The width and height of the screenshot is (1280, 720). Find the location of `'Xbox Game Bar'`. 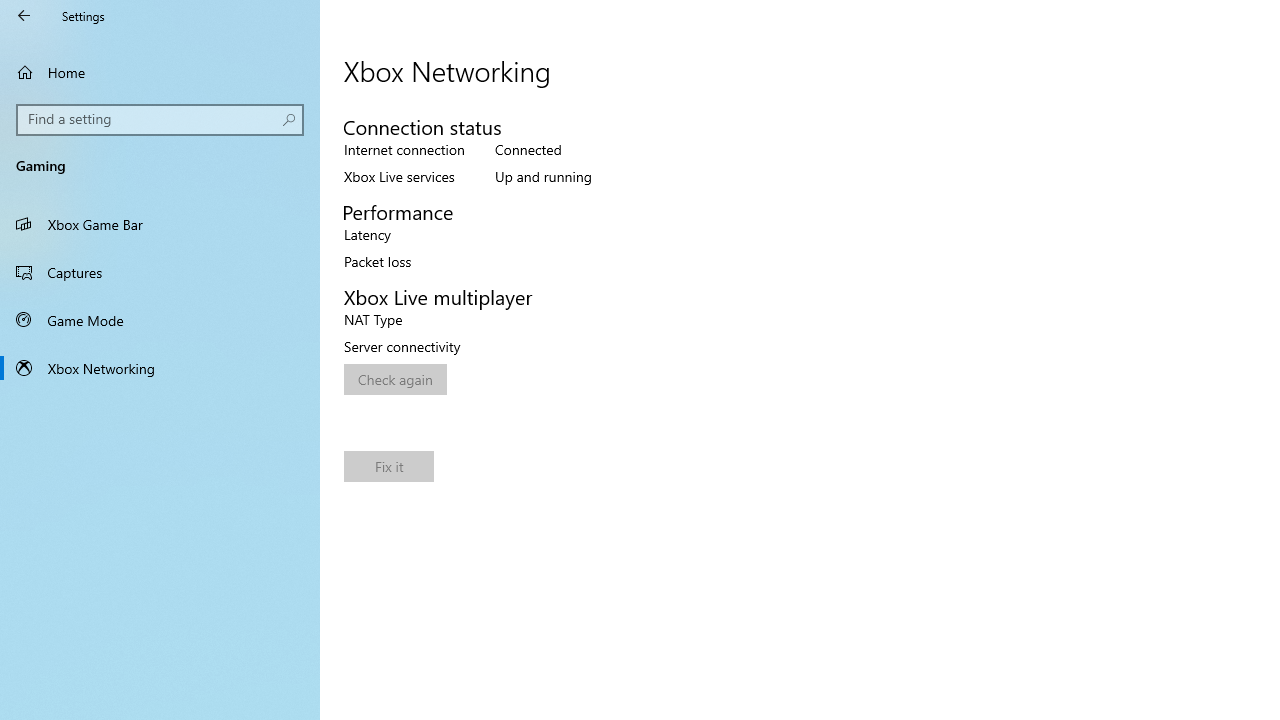

'Xbox Game Bar' is located at coordinates (160, 223).